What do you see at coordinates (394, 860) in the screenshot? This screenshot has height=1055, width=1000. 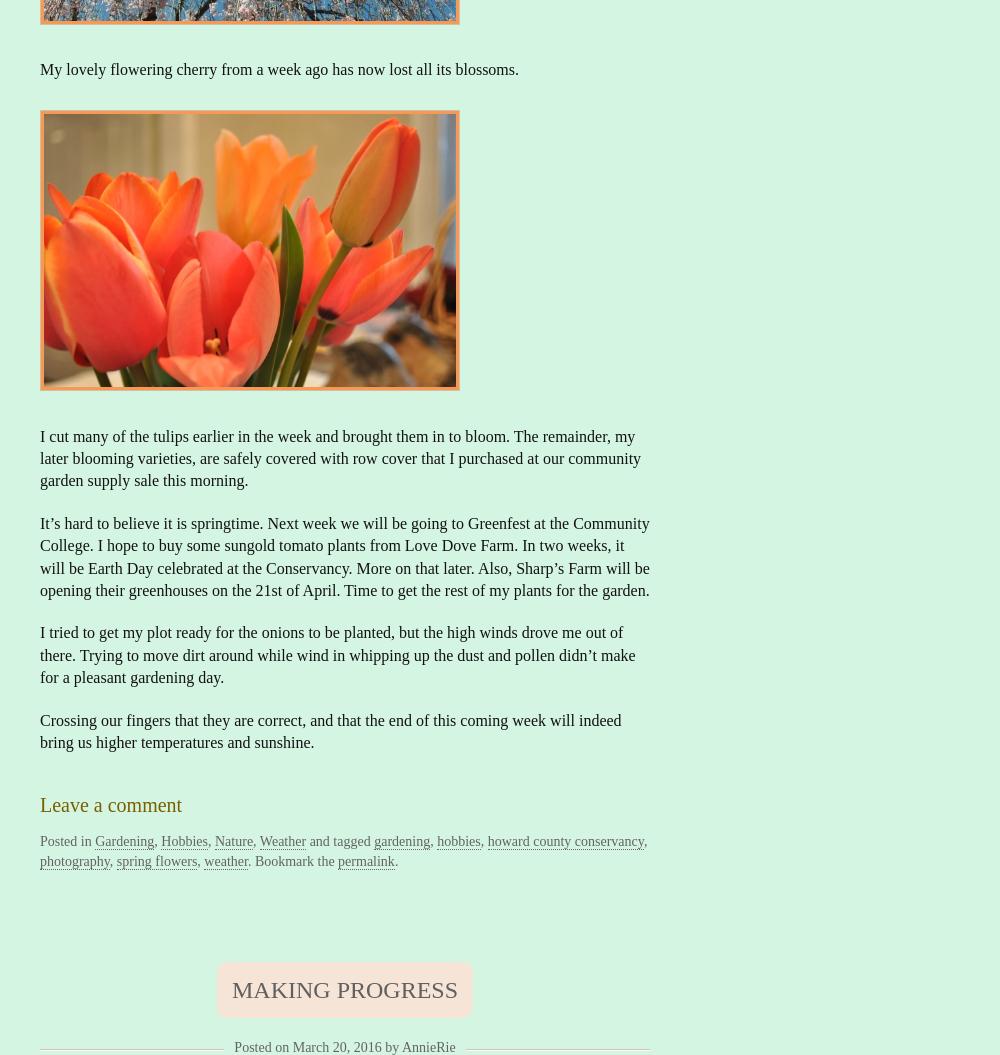 I see `'.'` at bounding box center [394, 860].